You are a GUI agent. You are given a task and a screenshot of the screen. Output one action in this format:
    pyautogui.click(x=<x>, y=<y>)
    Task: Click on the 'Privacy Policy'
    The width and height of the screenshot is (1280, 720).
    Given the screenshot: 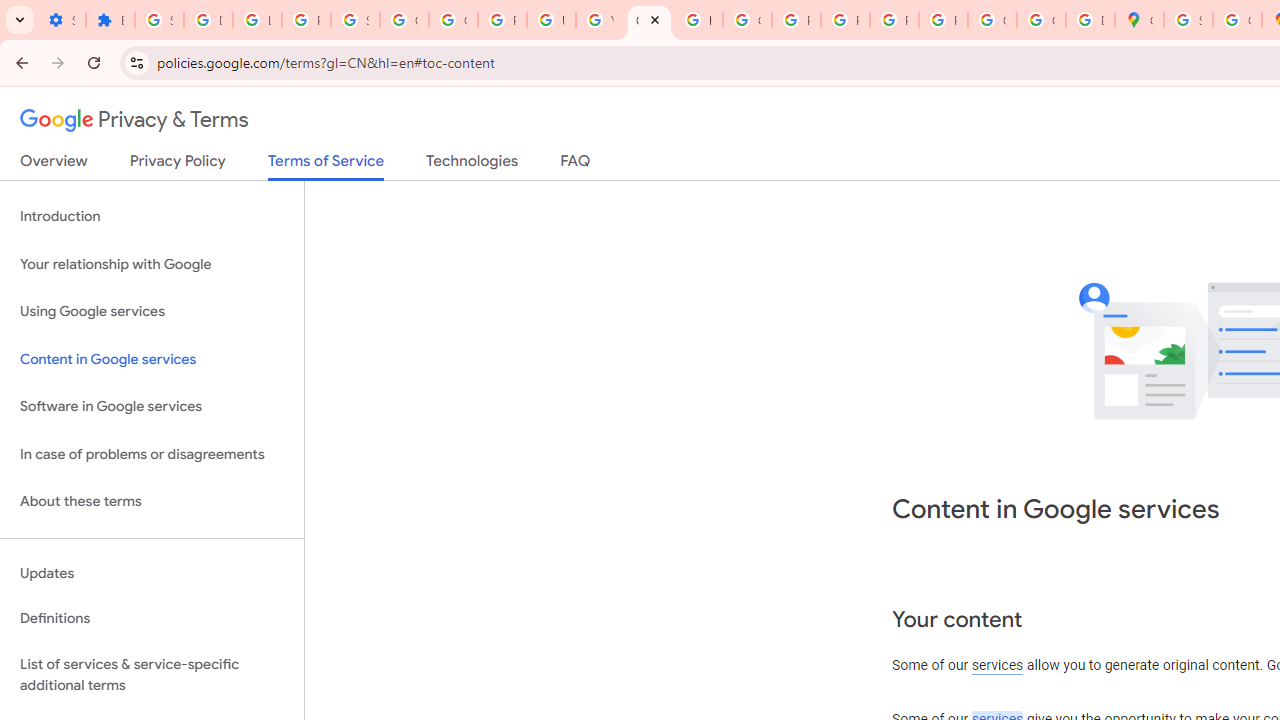 What is the action you would take?
    pyautogui.click(x=177, y=164)
    